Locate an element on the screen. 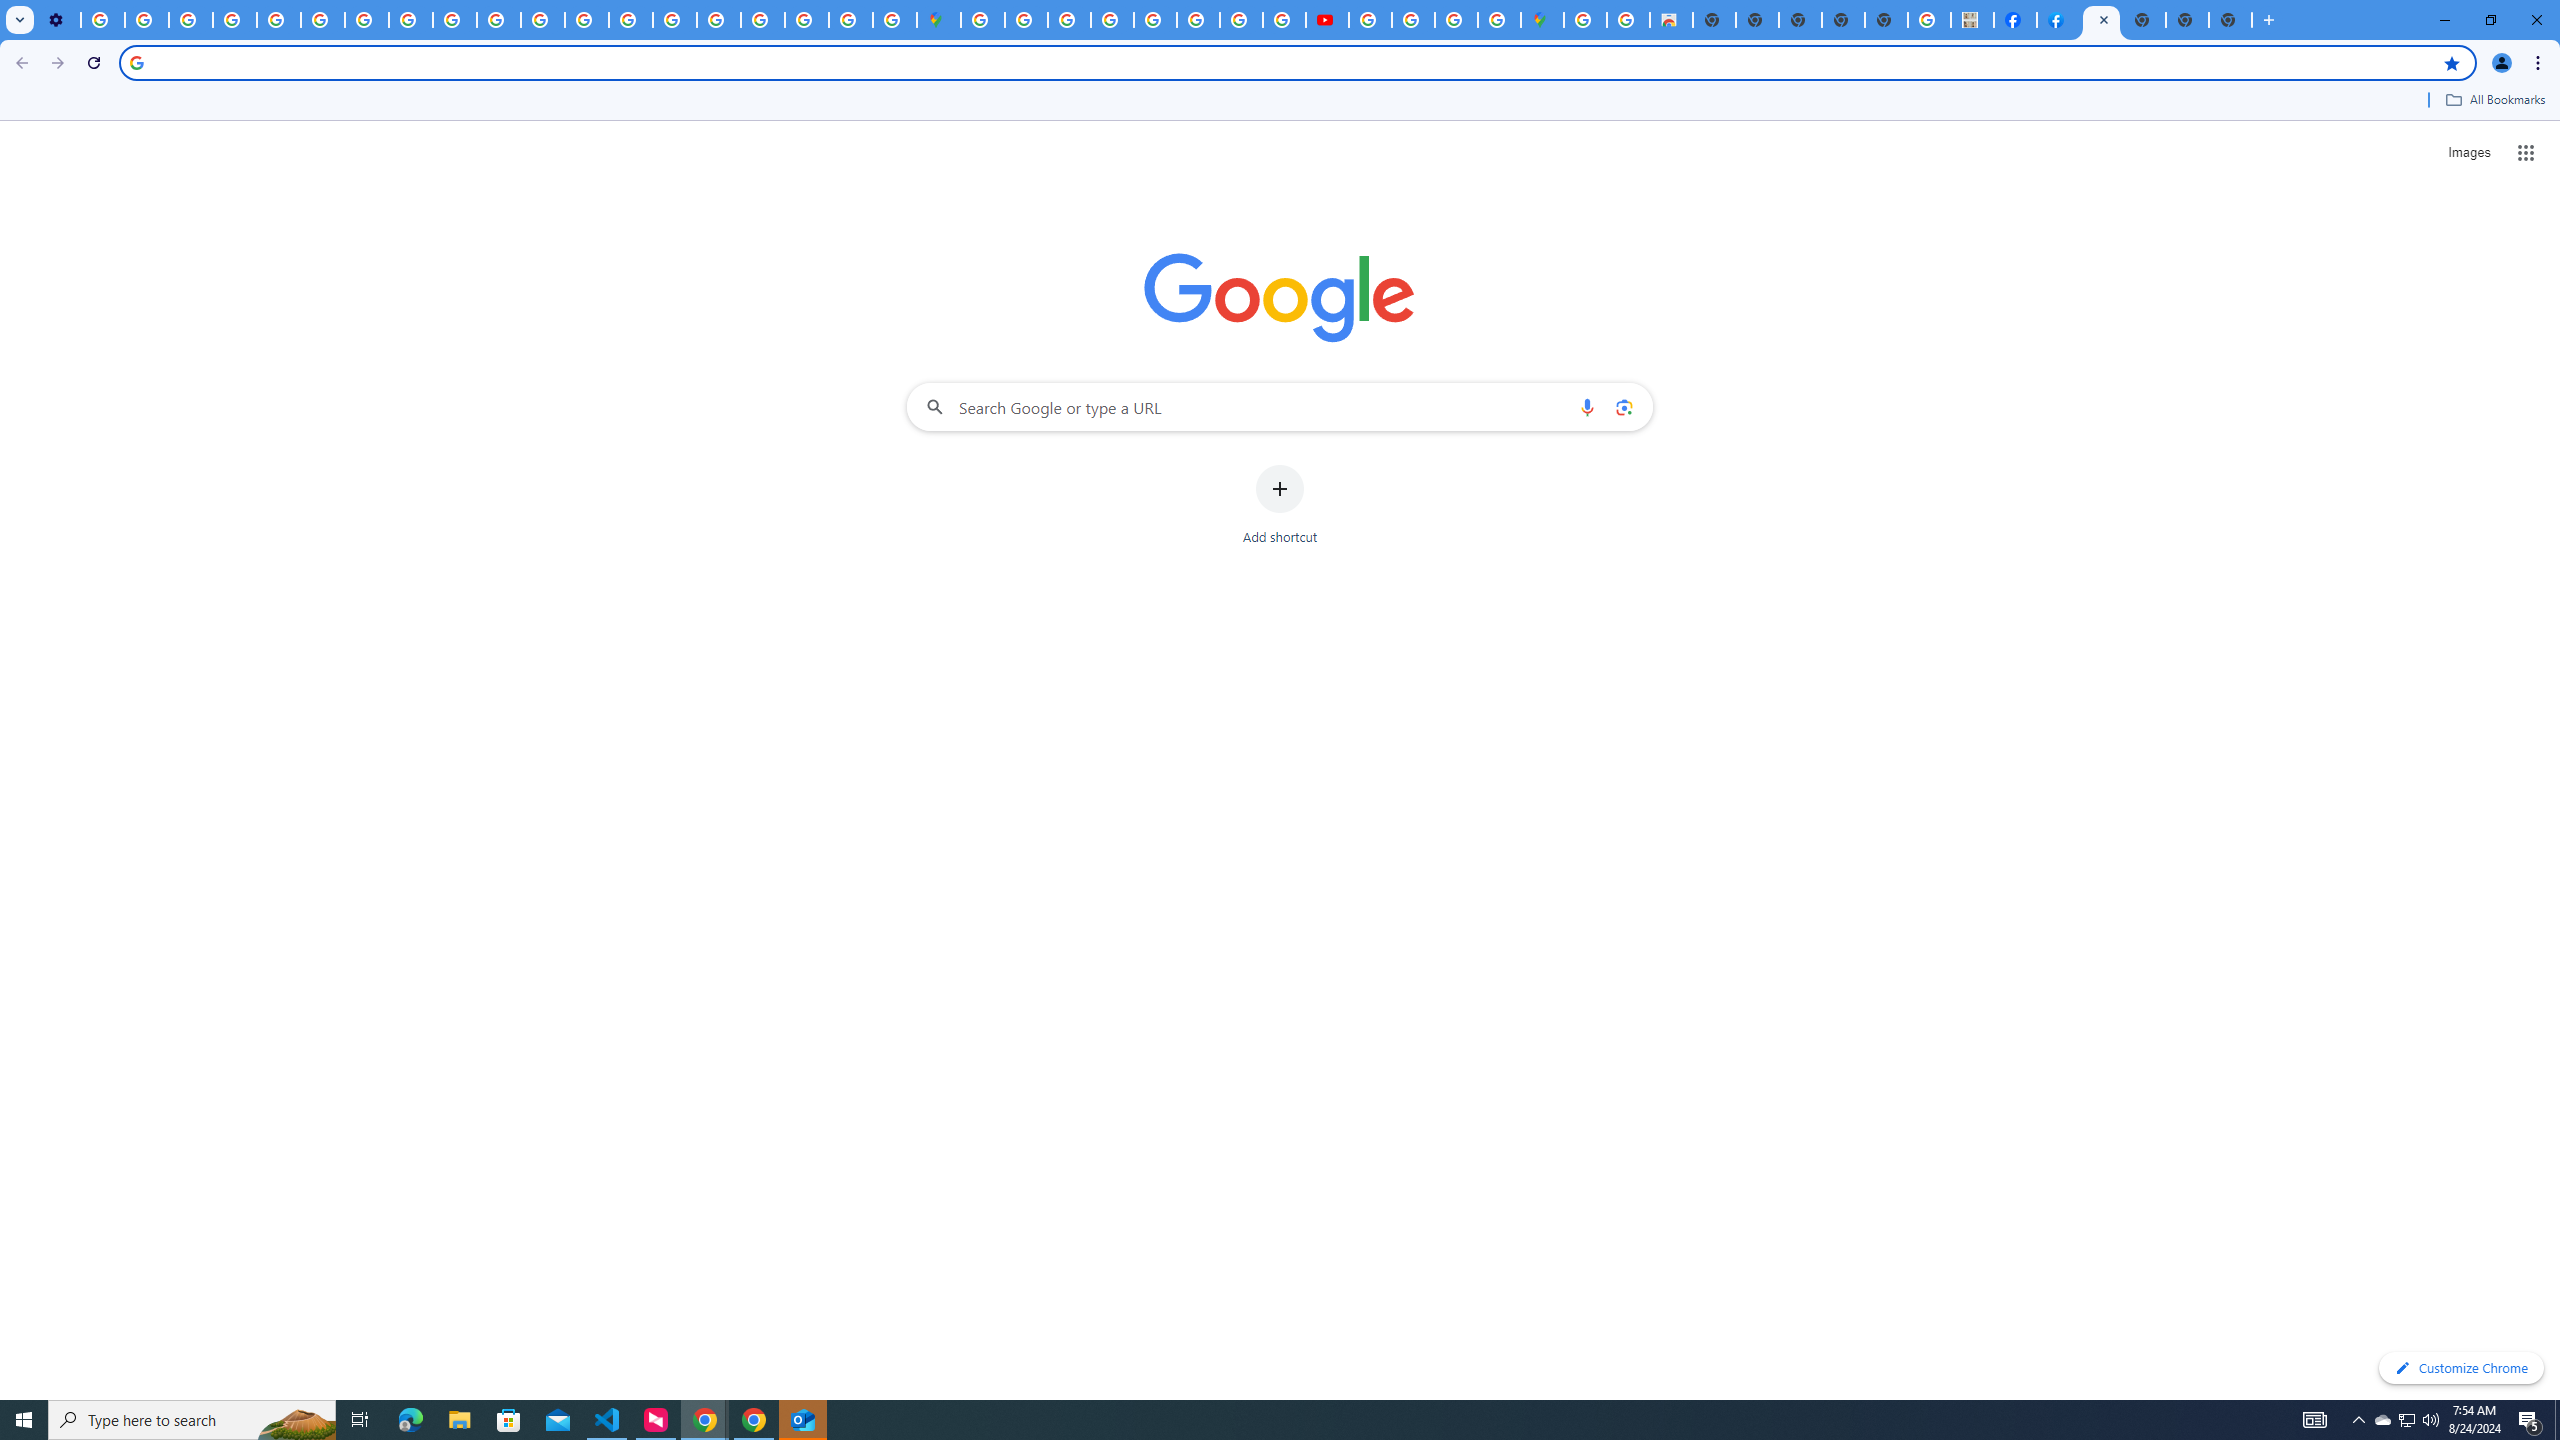 The width and height of the screenshot is (2560, 1440). 'Learn how to find your photos - Google Photos Help' is located at coordinates (146, 19).